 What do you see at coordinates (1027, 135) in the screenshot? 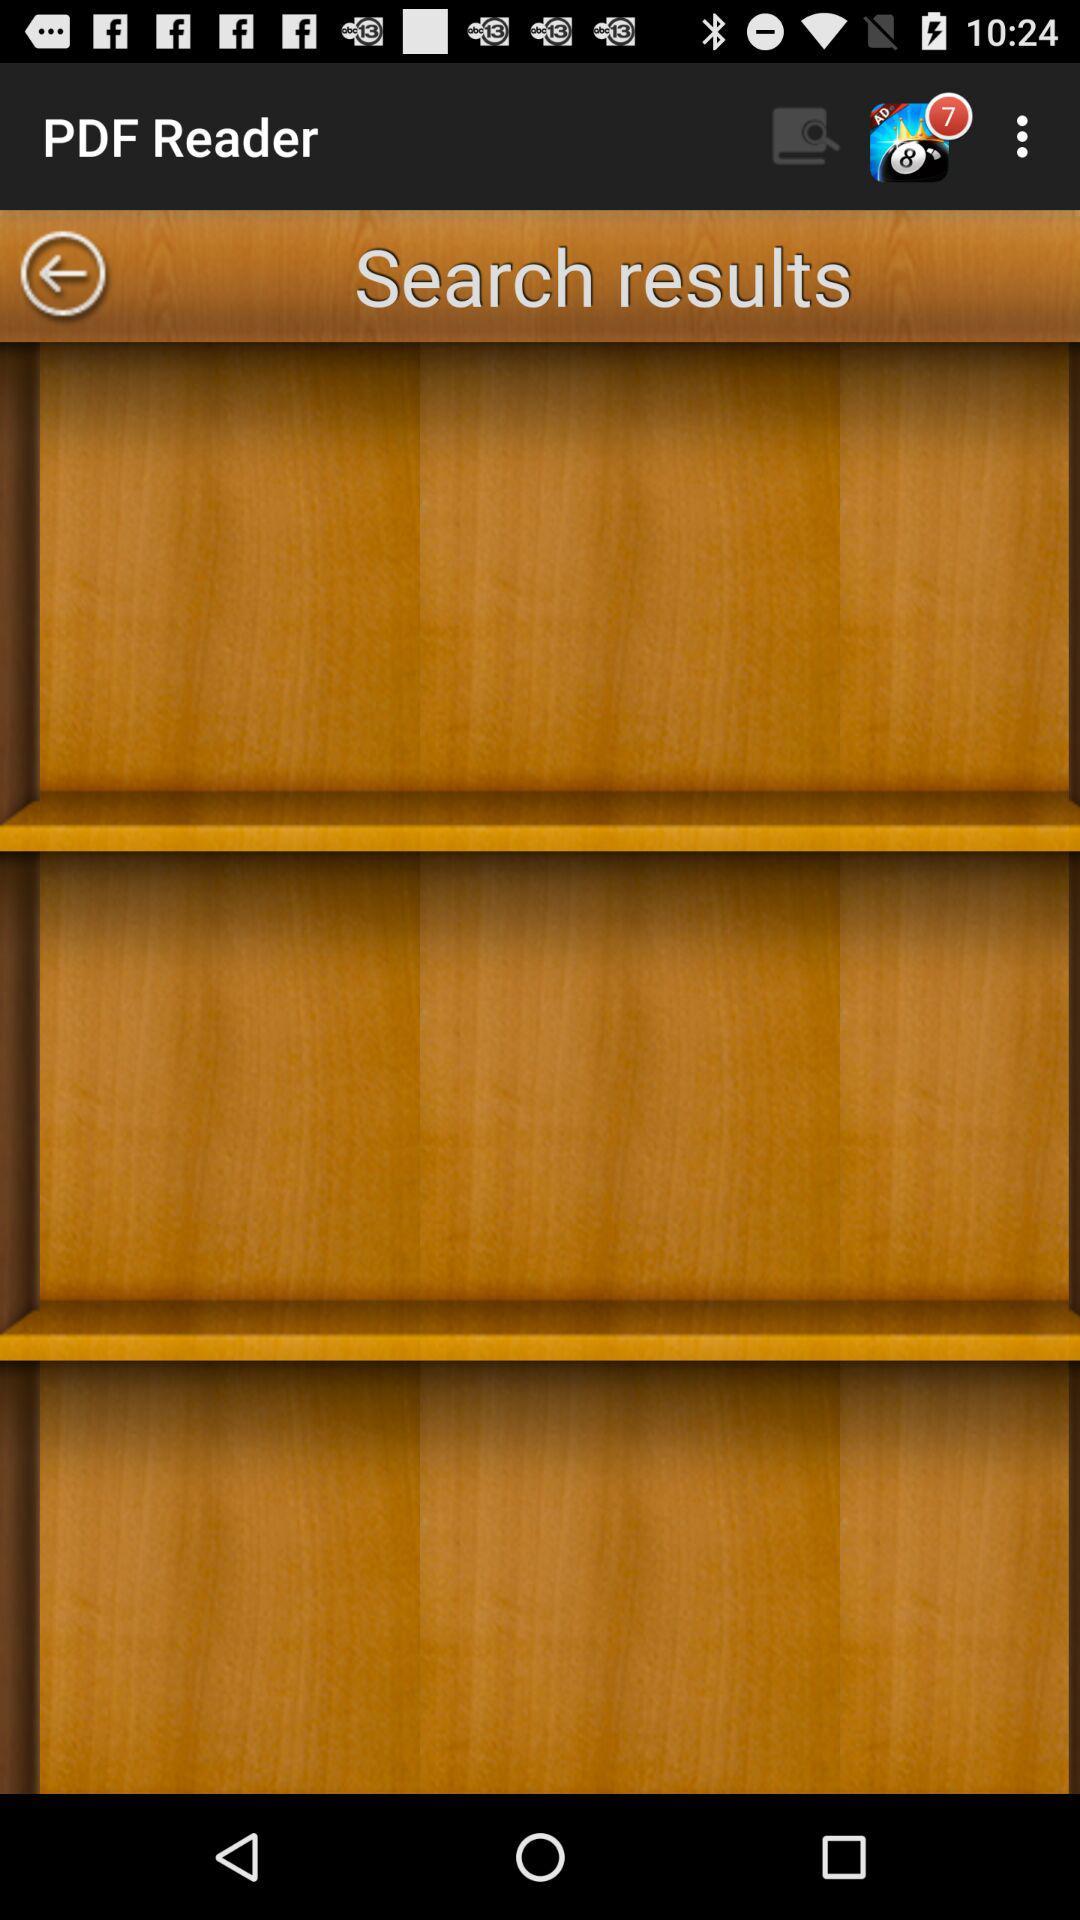
I see `the item to the right of 7` at bounding box center [1027, 135].